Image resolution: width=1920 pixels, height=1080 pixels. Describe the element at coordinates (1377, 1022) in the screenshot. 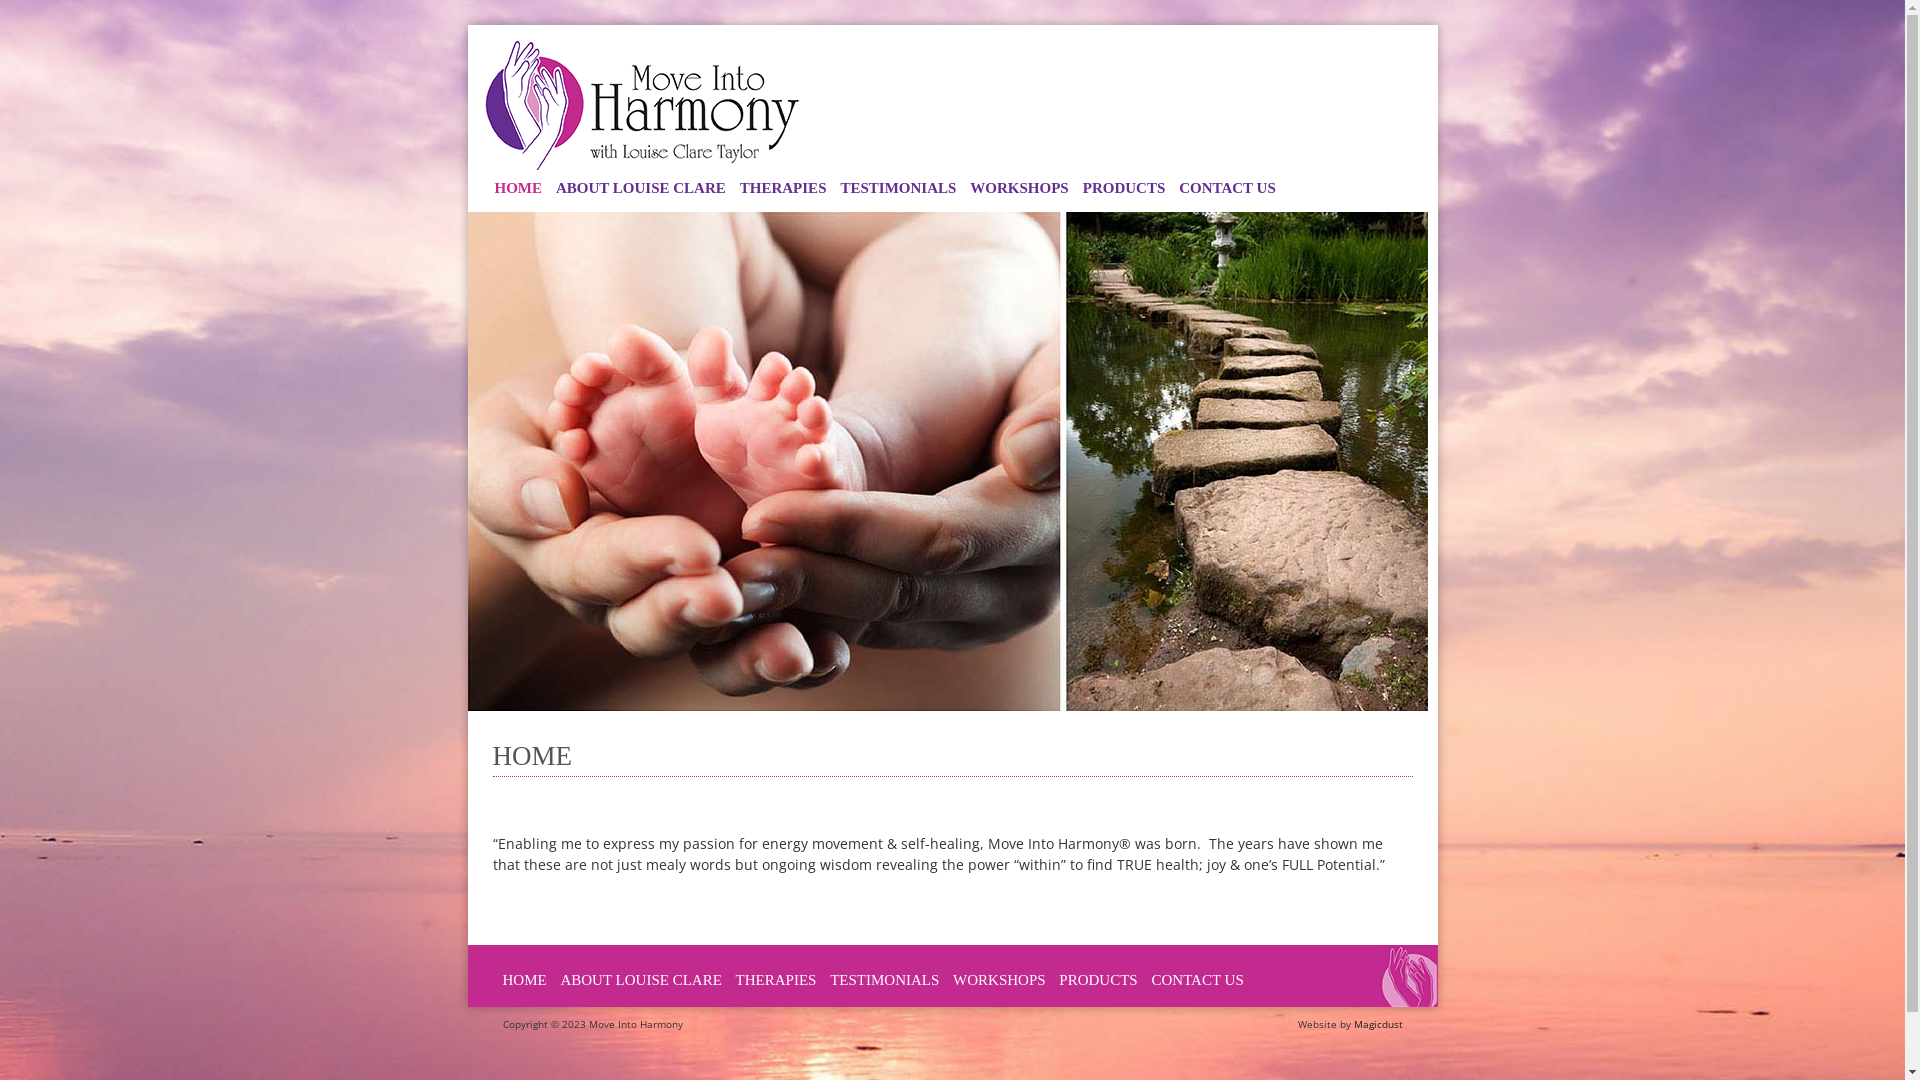

I see `'Magicdust'` at that location.